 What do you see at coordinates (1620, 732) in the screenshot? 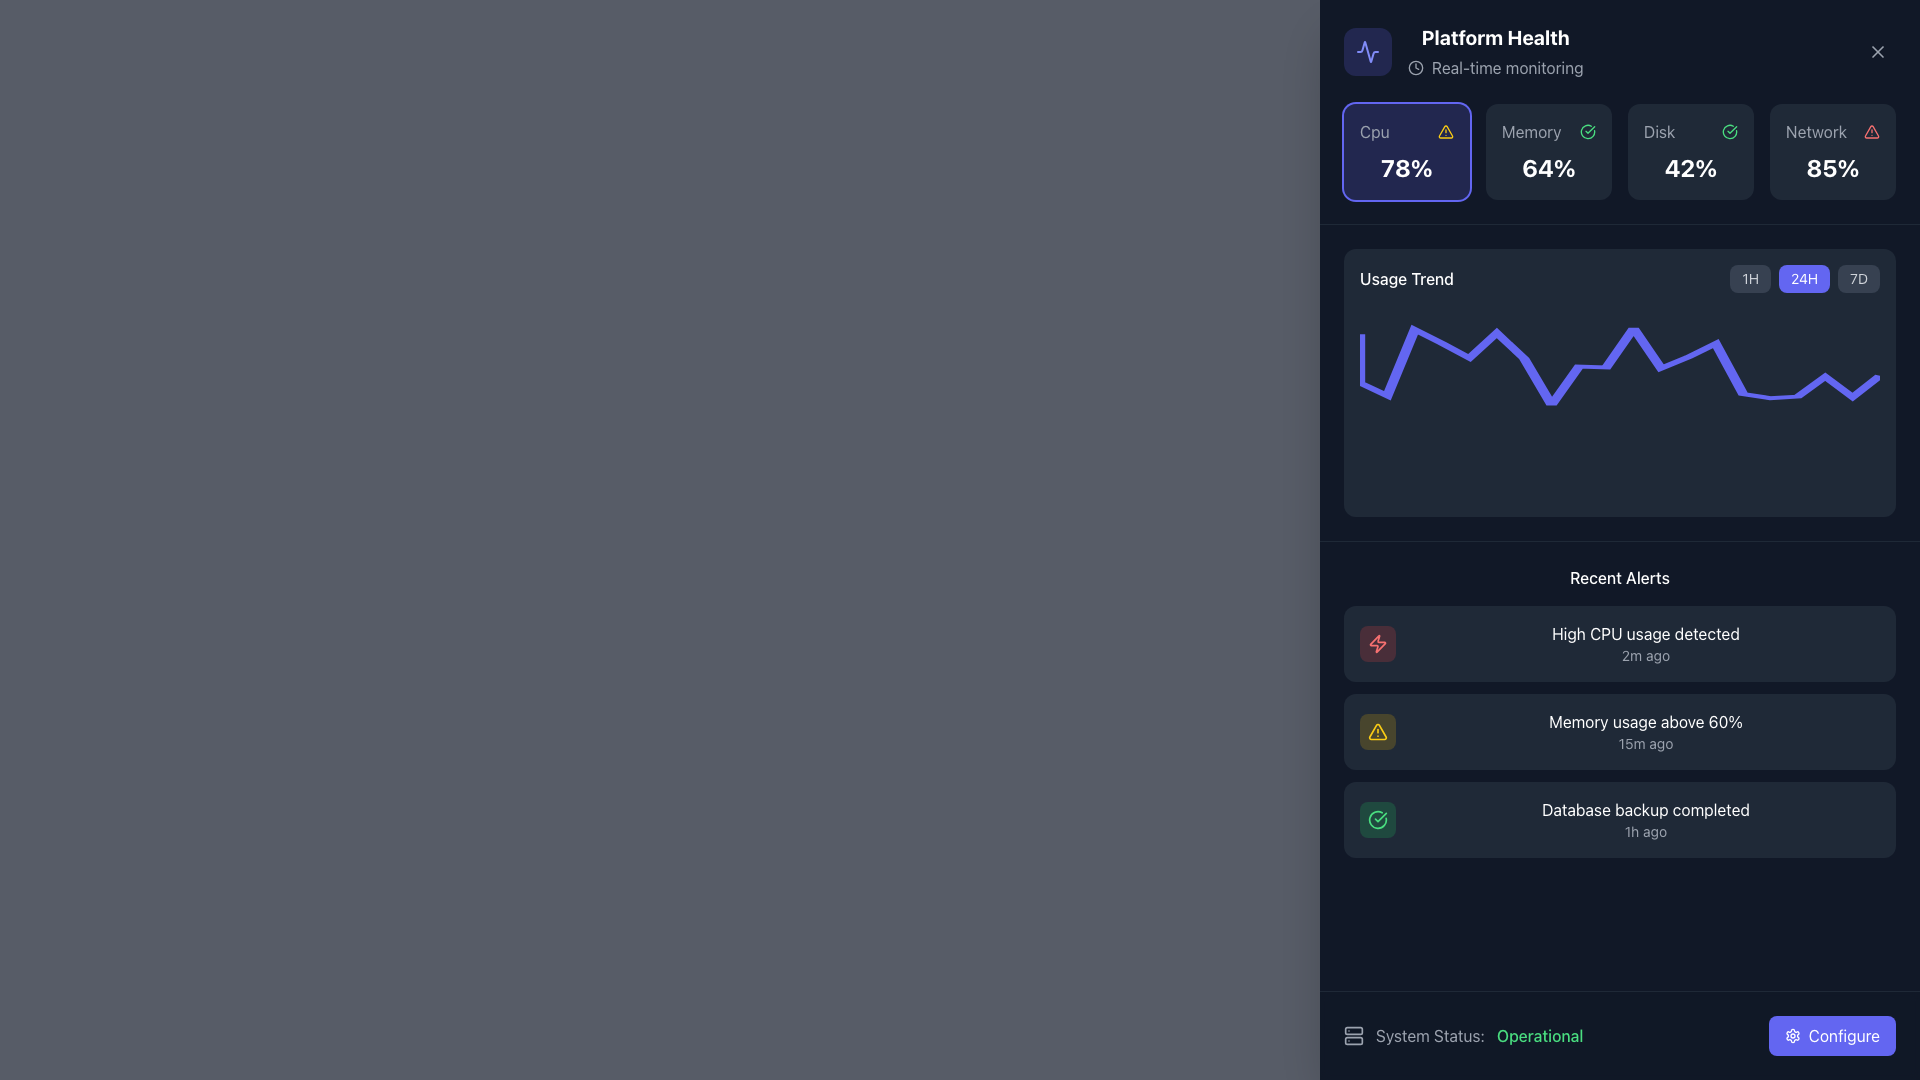
I see `the second notification card in the 'Recent Alerts' section, which contains a yellow warning icon and text indicating 'Memory usage above 60%'` at bounding box center [1620, 732].